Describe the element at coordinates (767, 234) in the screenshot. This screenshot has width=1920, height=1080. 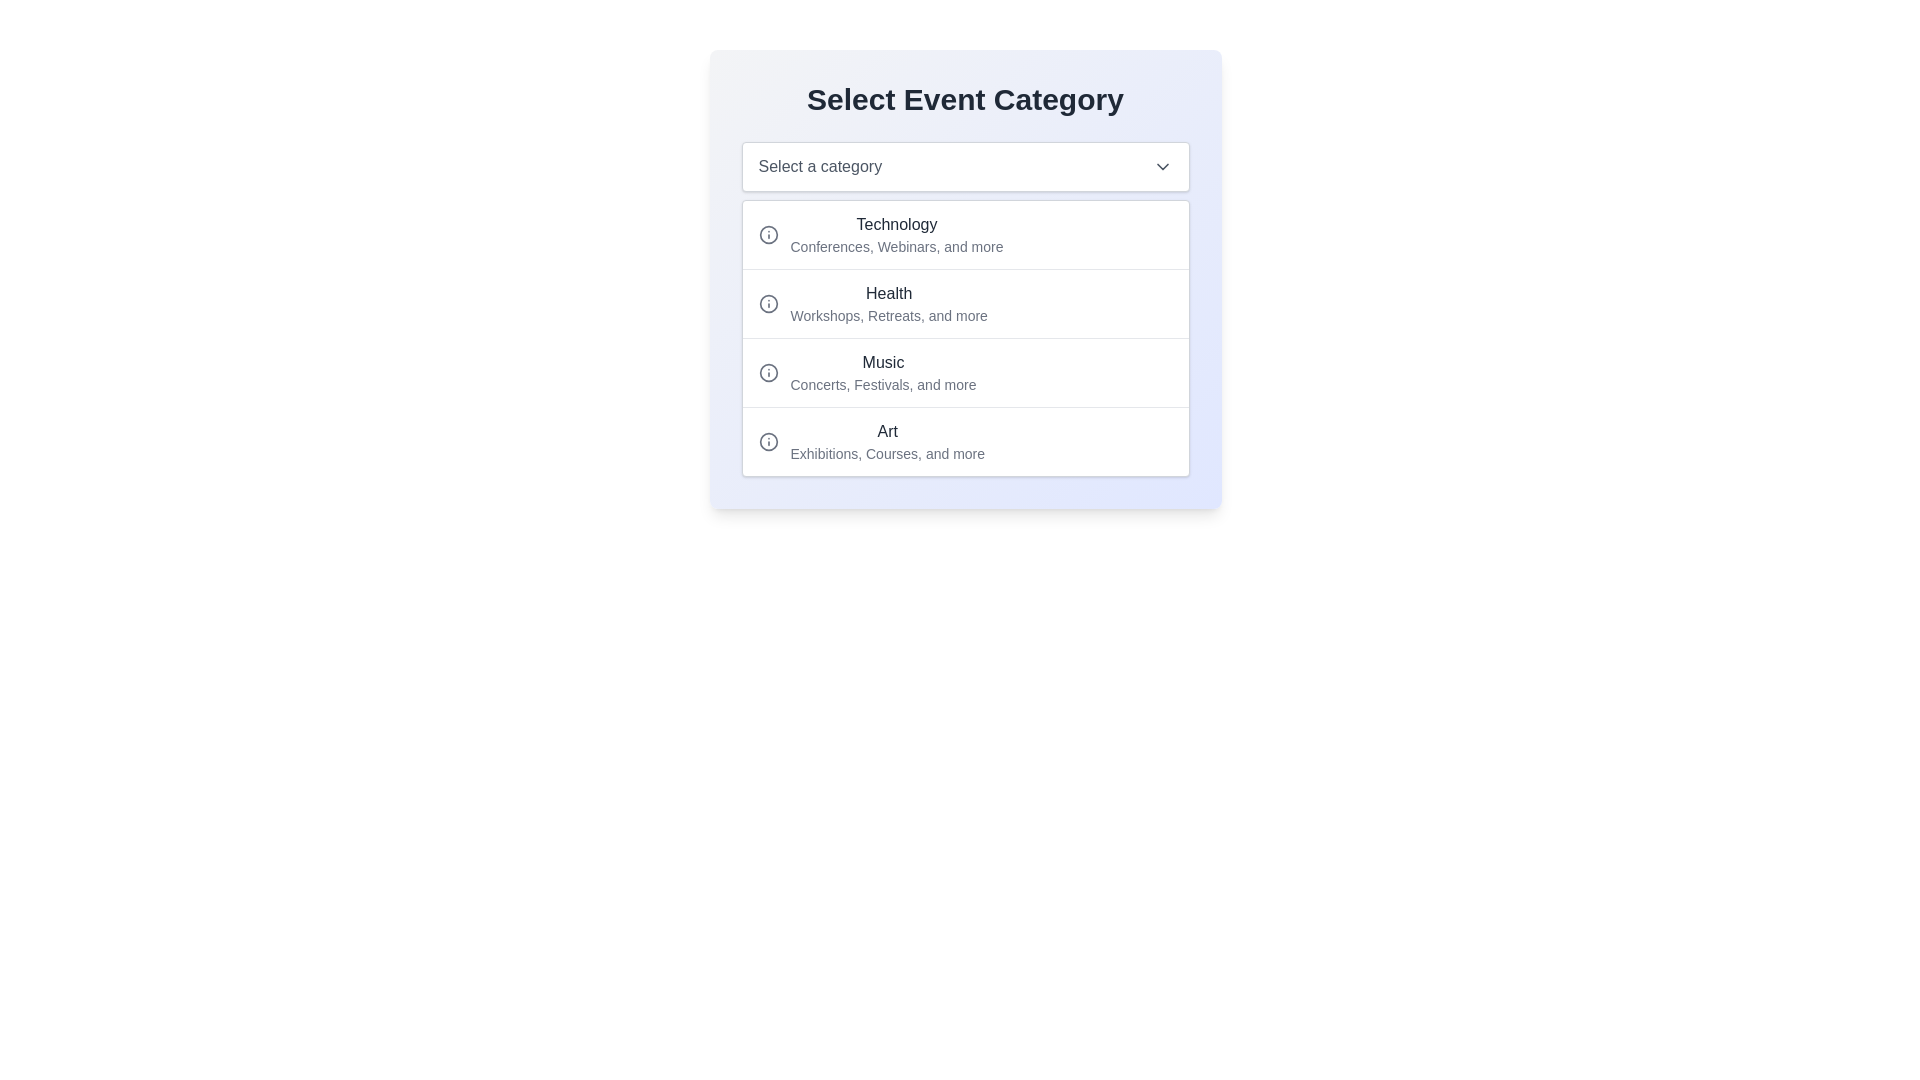
I see `the circular SVG element with a radius of 10 units, styled with a gray stroke, located to the left of the 'Technology' text in the first row of the category list` at that location.